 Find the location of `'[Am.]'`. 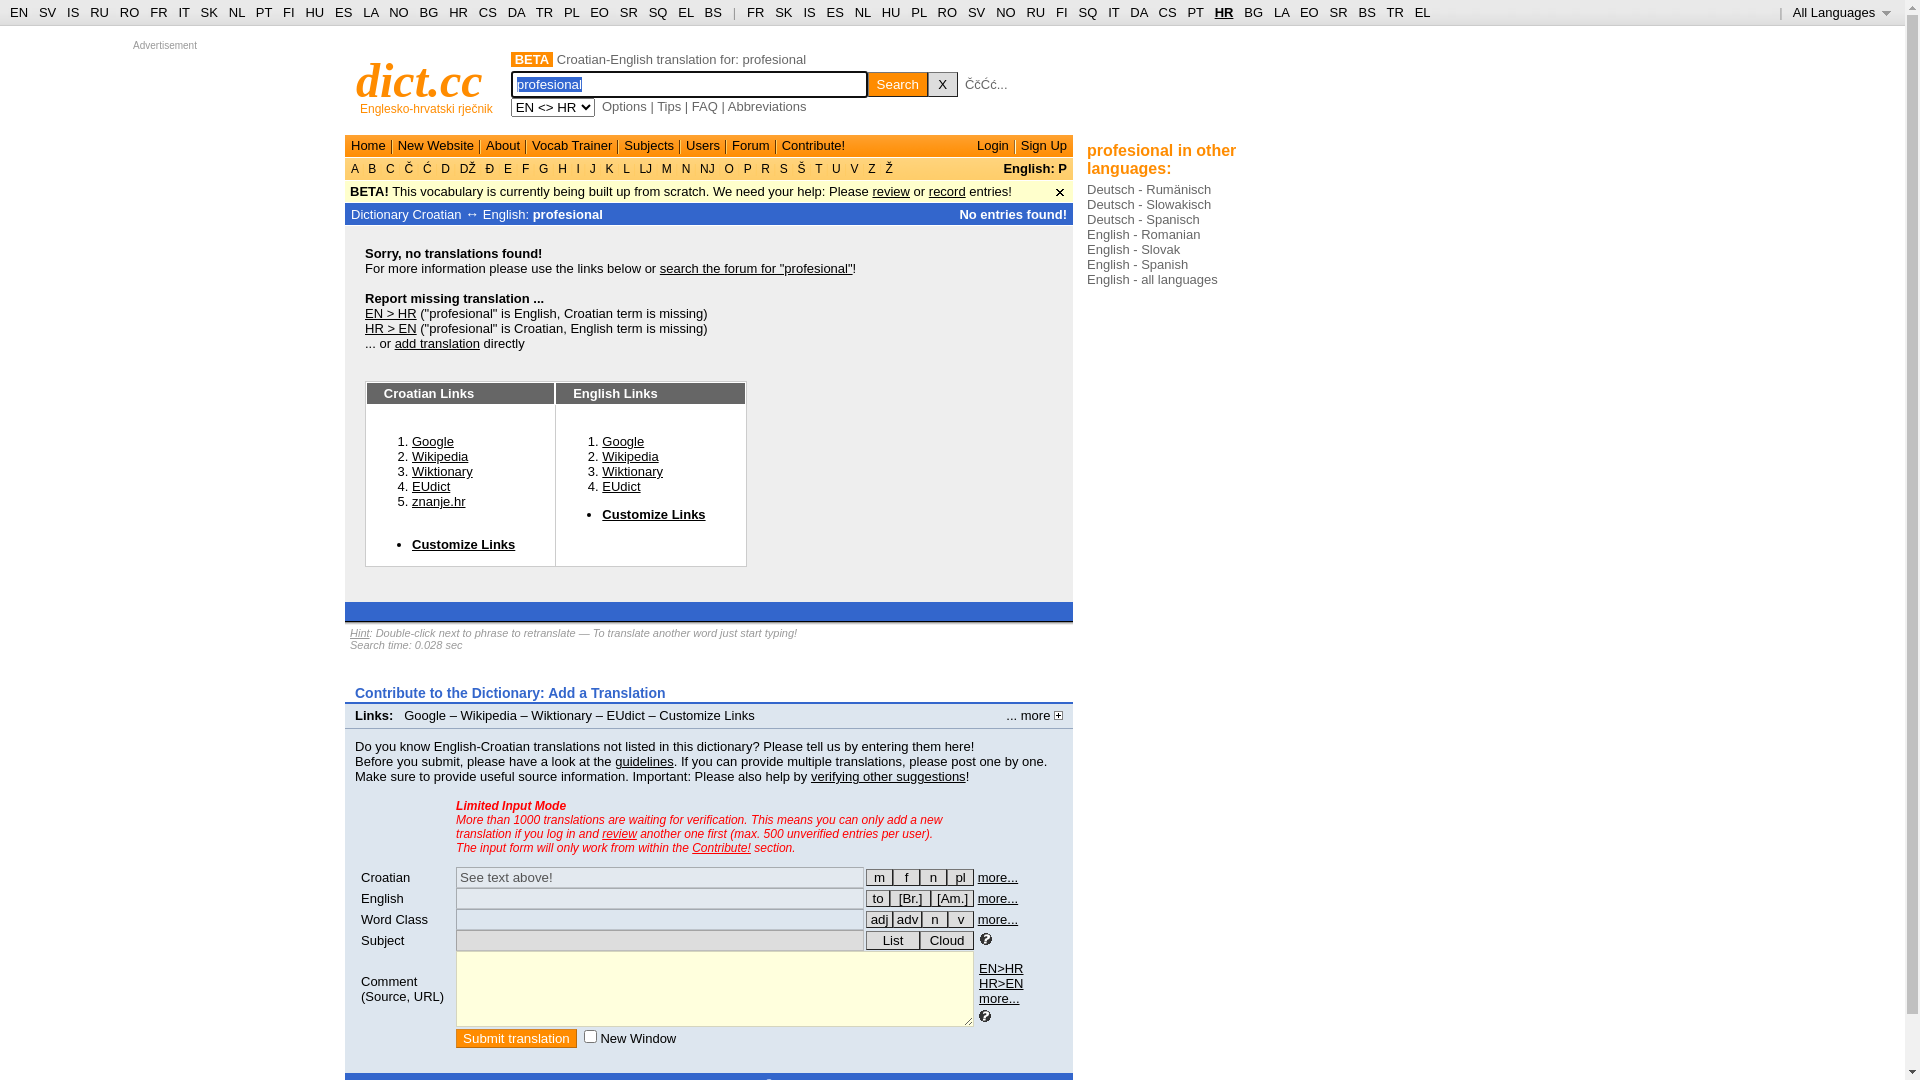

'[Am.]' is located at coordinates (951, 897).